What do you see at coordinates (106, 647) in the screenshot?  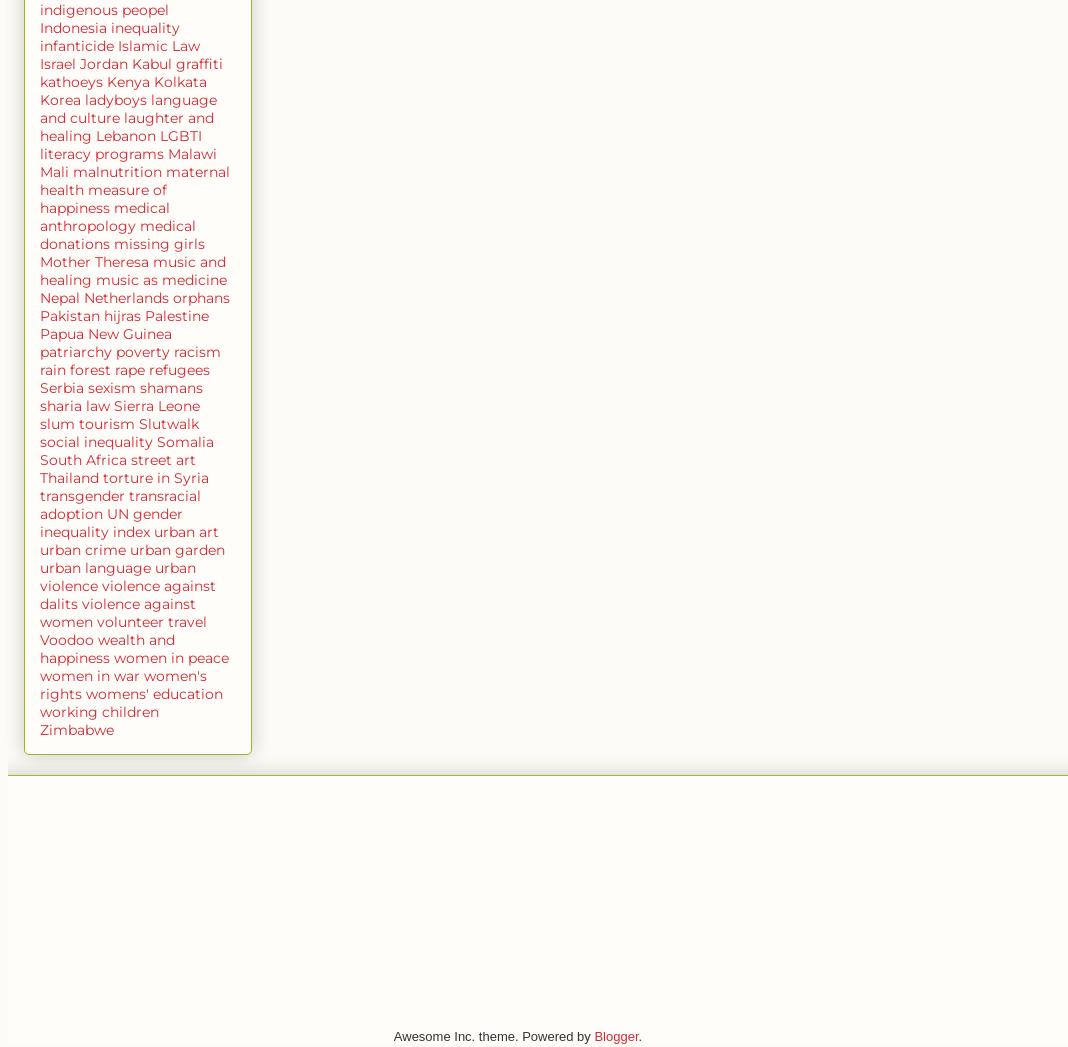 I see `'wealth and happiness'` at bounding box center [106, 647].